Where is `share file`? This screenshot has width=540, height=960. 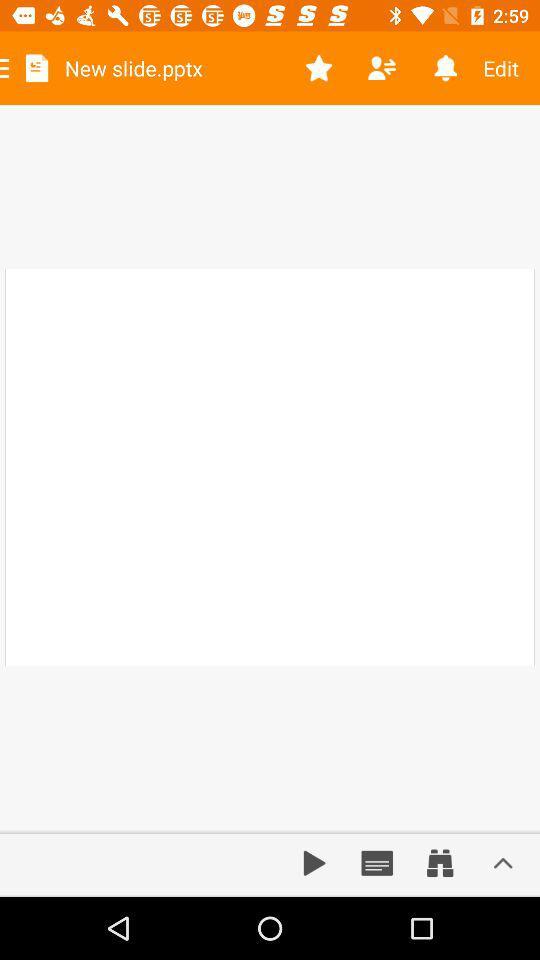 share file is located at coordinates (382, 68).